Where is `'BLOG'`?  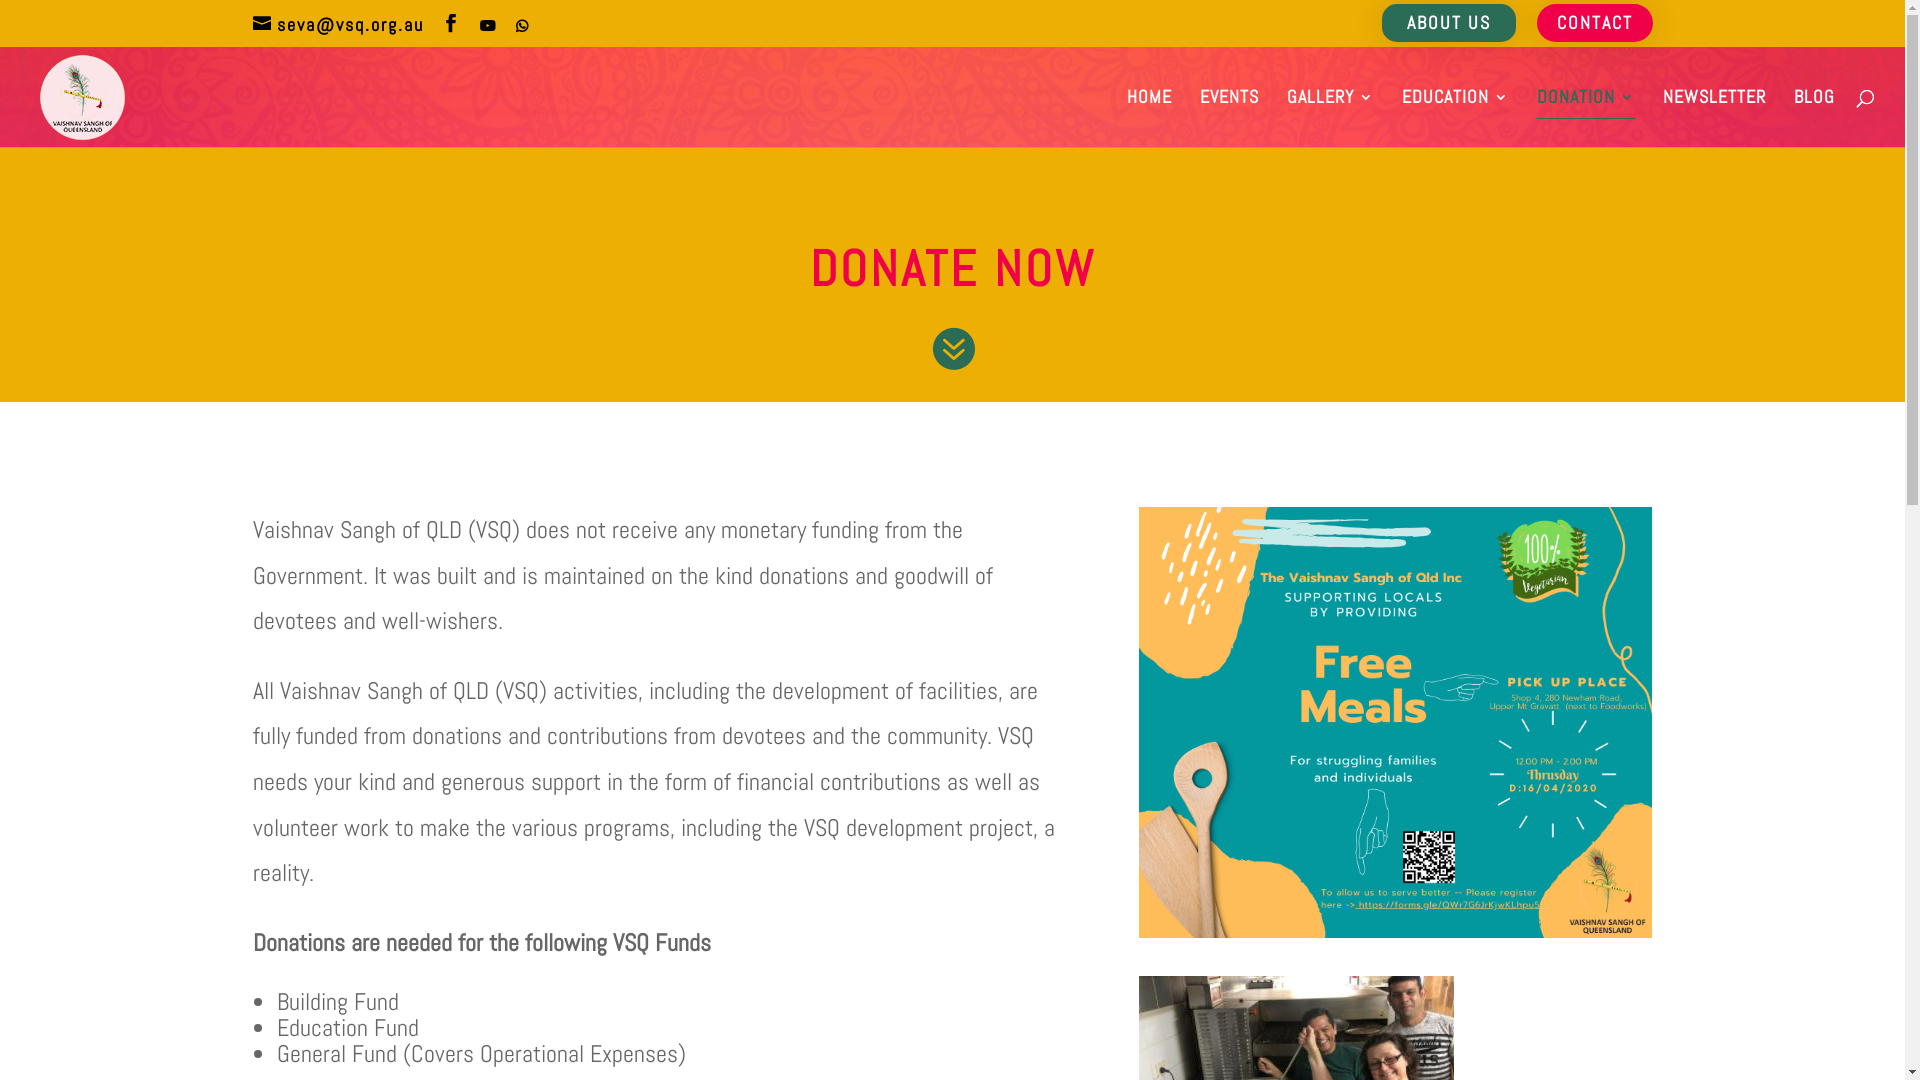 'BLOG' is located at coordinates (1814, 118).